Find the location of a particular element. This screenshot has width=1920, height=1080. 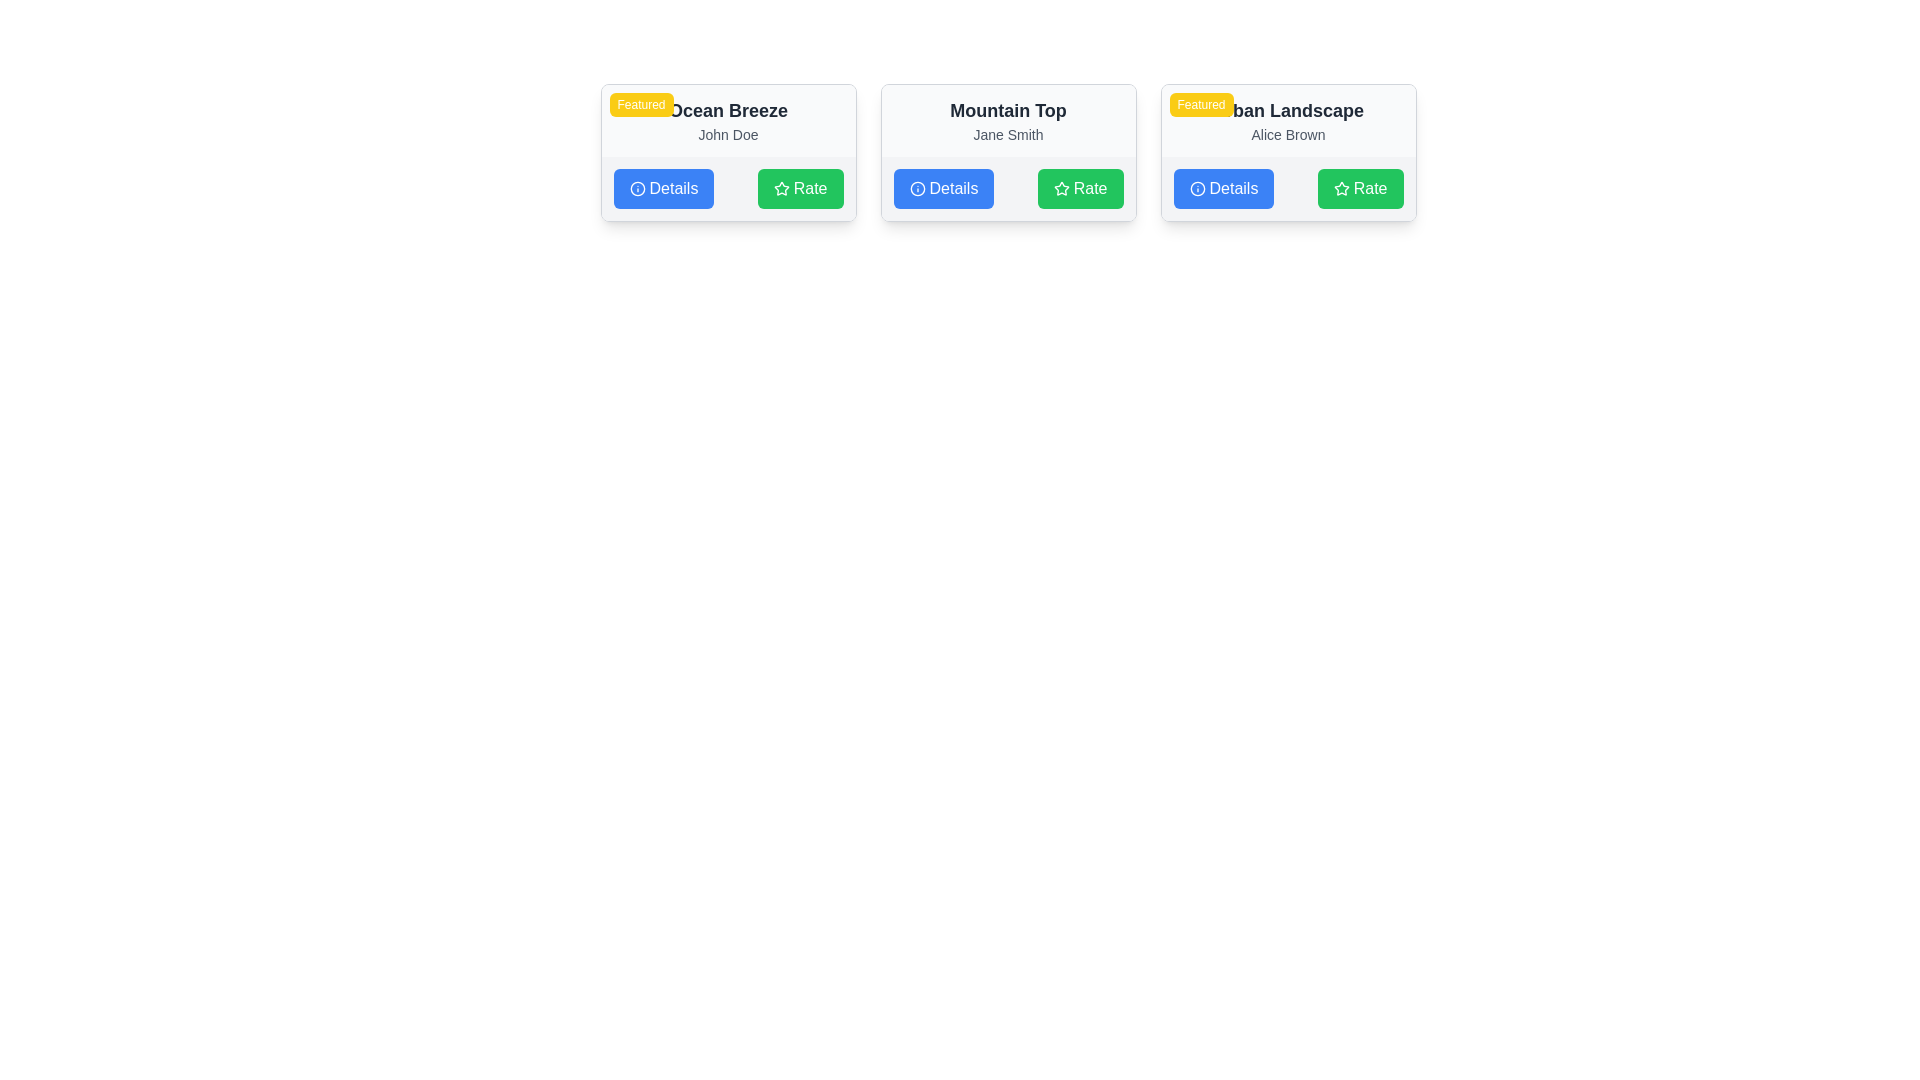

the Details button of the third card labeled Urban Landscape by clicking the Icon within it is located at coordinates (1197, 189).